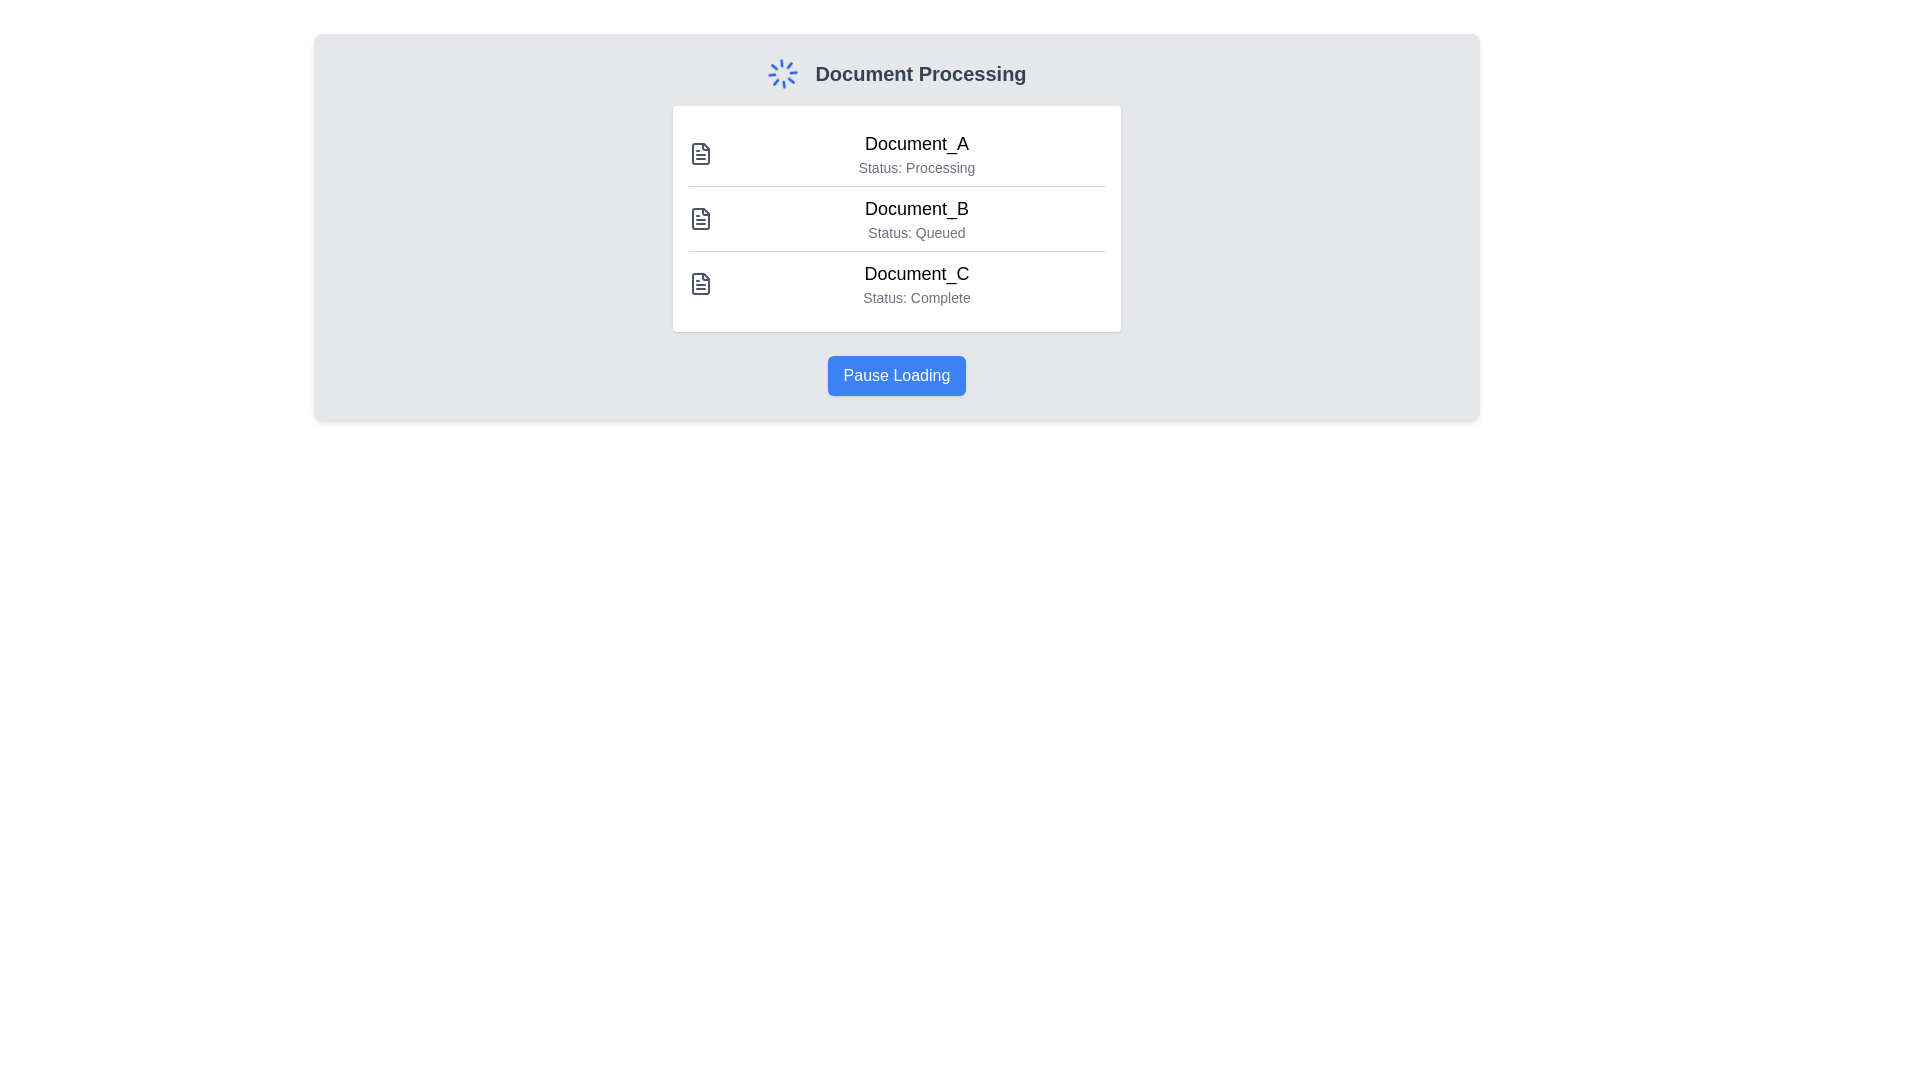 Image resolution: width=1920 pixels, height=1080 pixels. What do you see at coordinates (915, 208) in the screenshot?
I see `the static text label that displays 'Document_B', which is the second document in a vertical list of three documents in the 'Document Processing' interface` at bounding box center [915, 208].